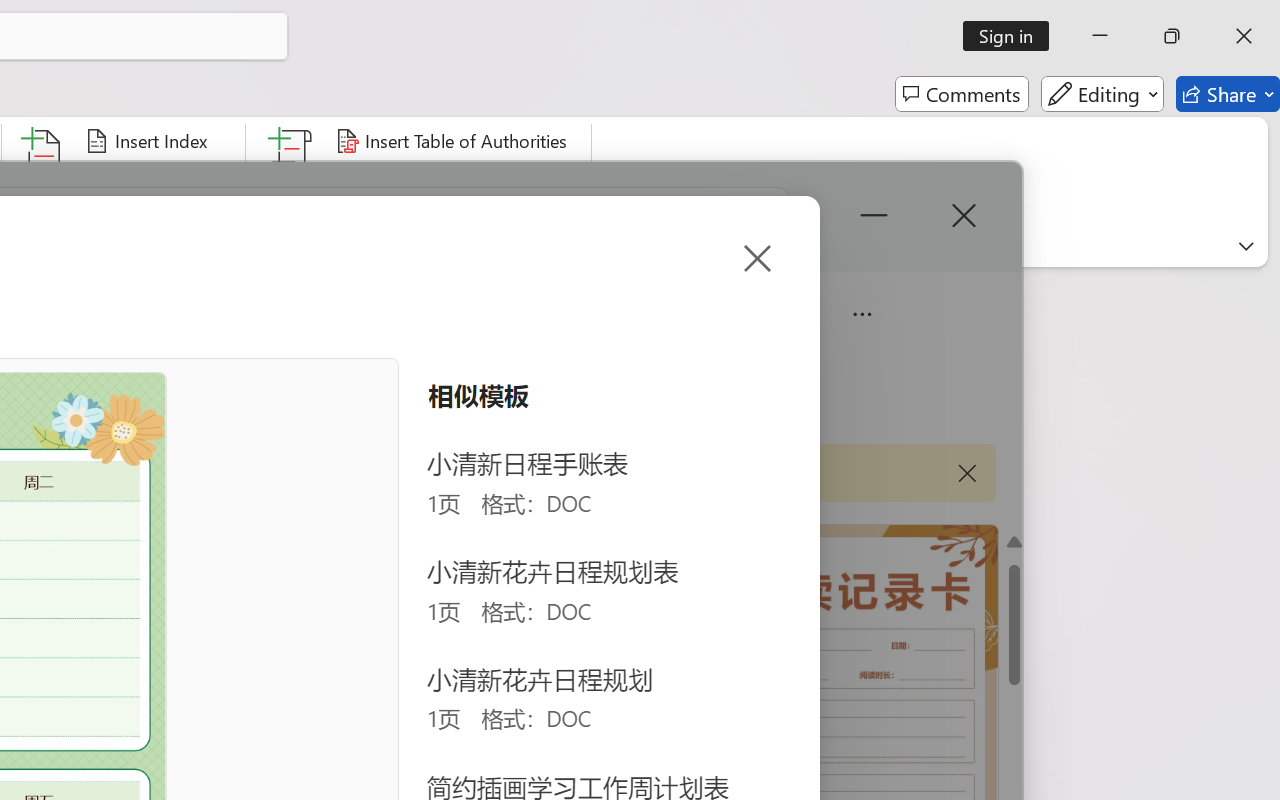  I want to click on 'Sign in', so click(1013, 35).